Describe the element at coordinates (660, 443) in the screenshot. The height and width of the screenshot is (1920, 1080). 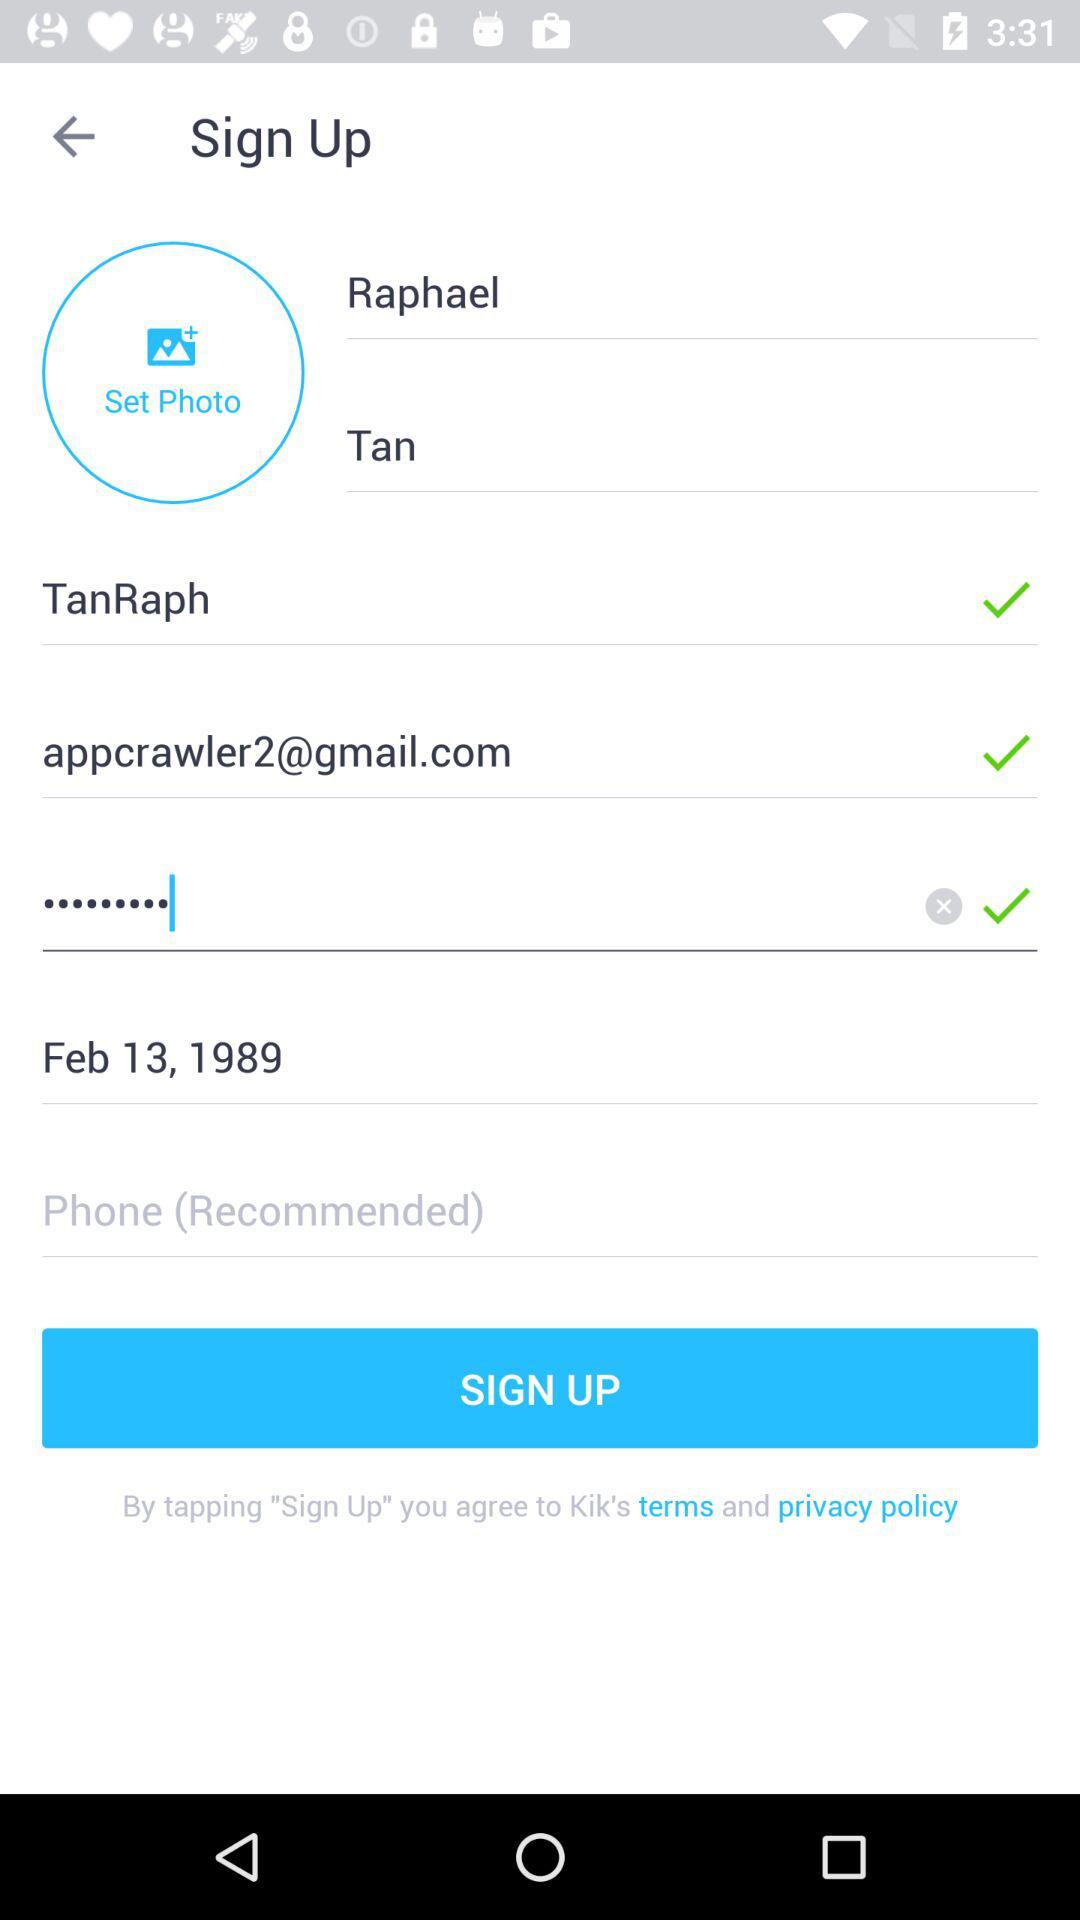
I see `icon next to the set photo icon` at that location.